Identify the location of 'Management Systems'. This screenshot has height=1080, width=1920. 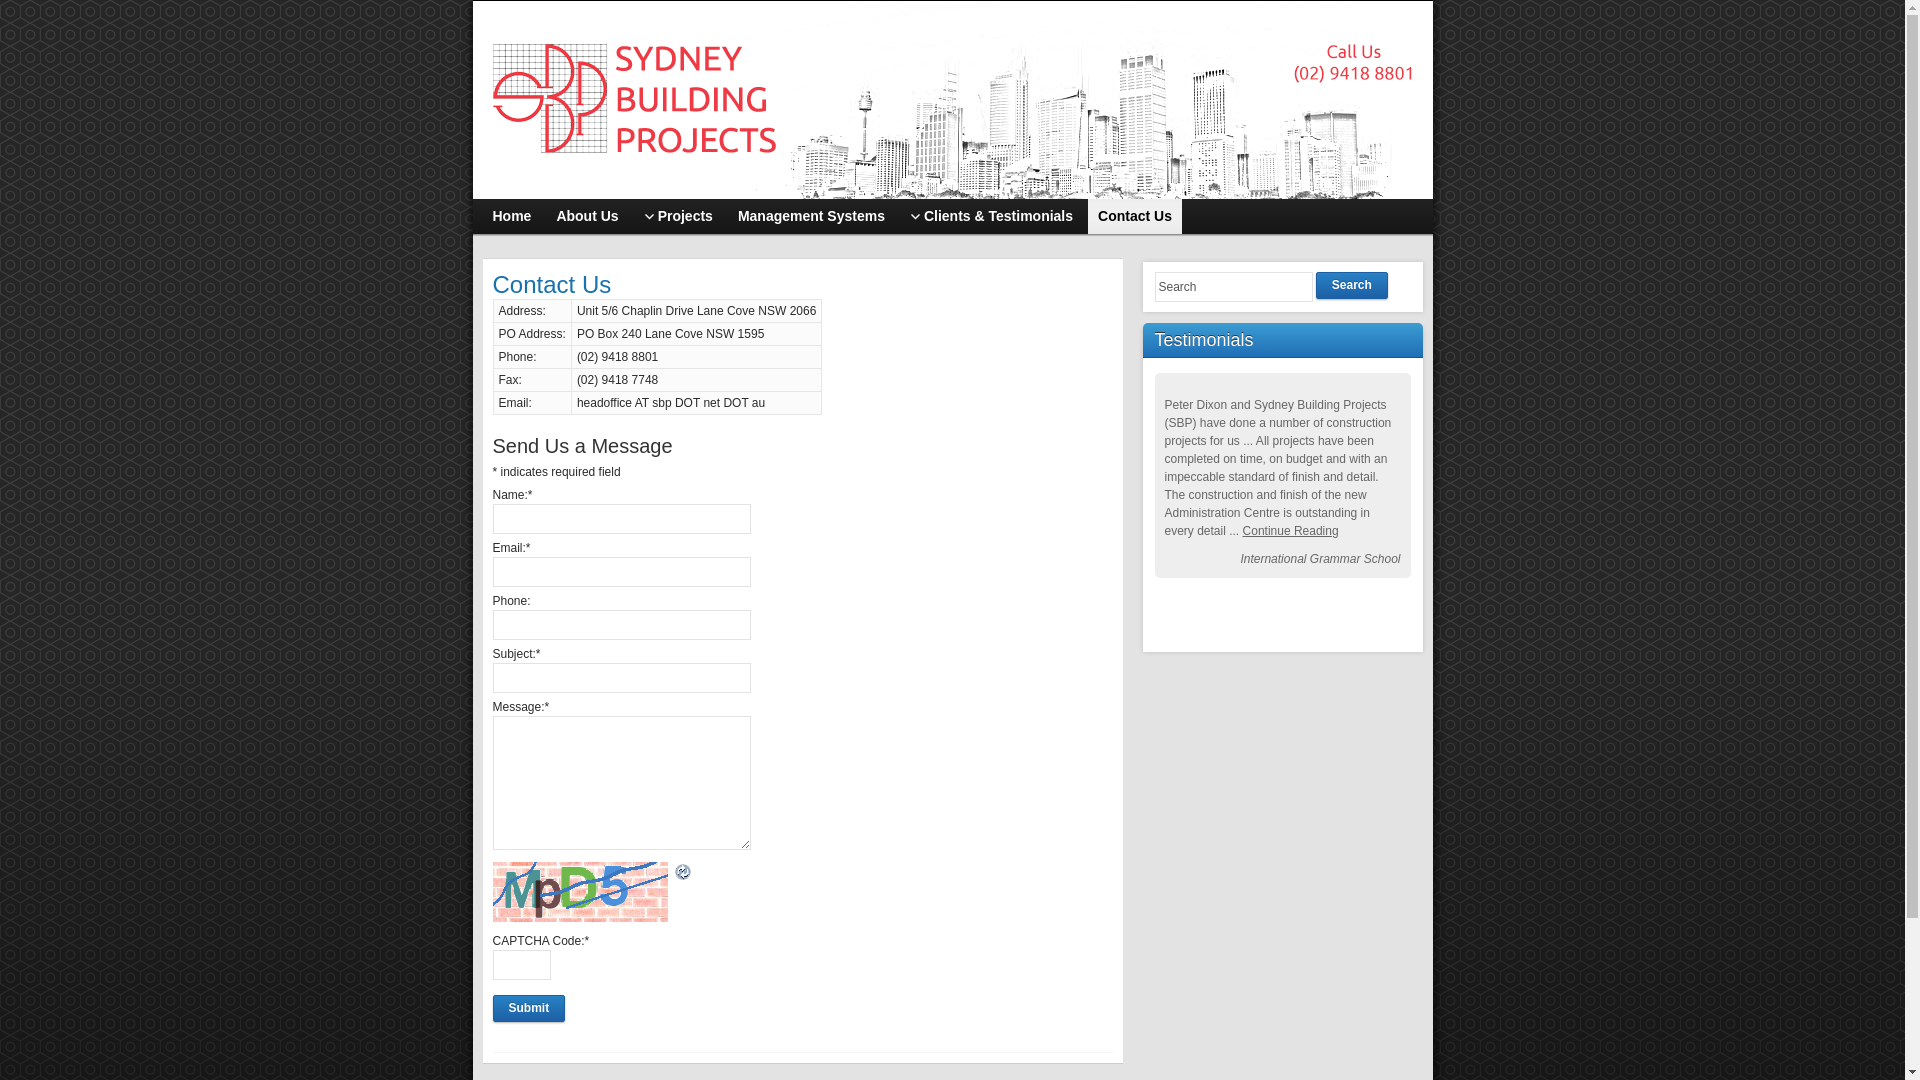
(811, 216).